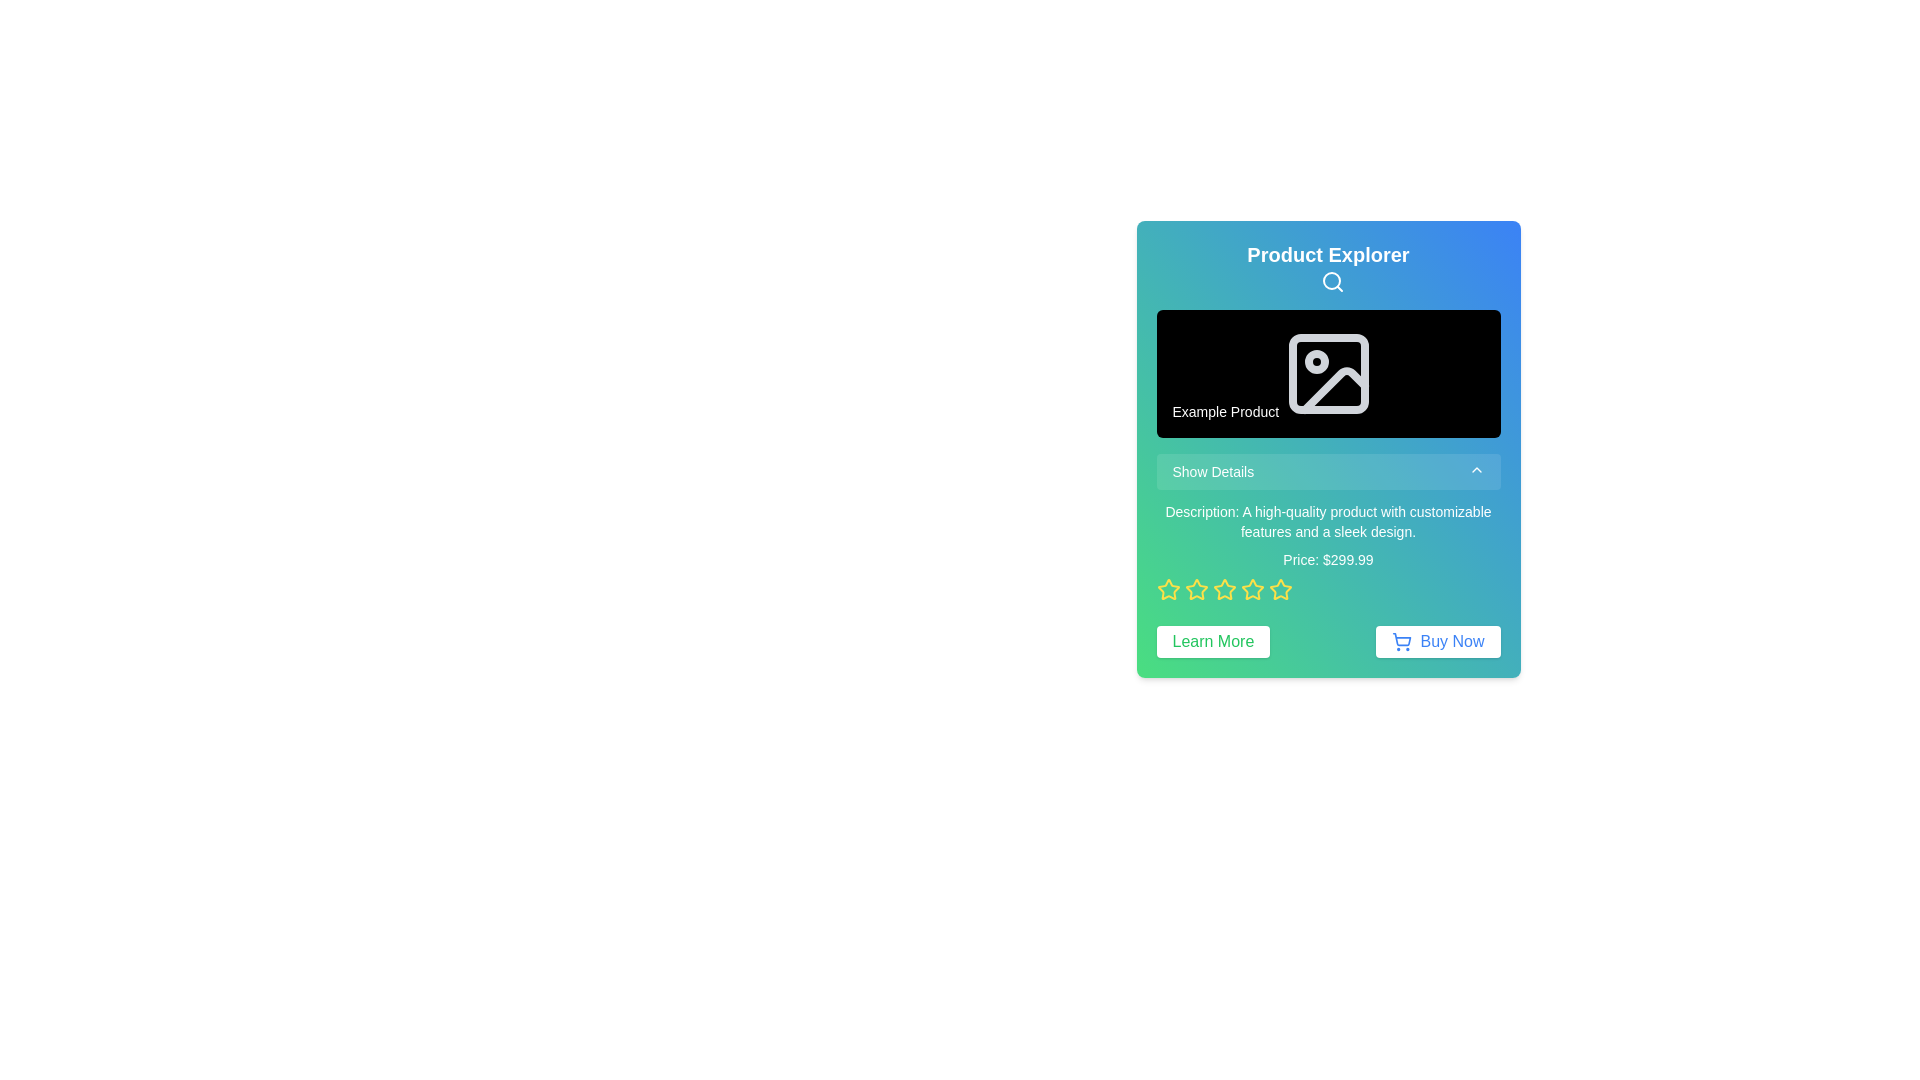  What do you see at coordinates (1328, 520) in the screenshot?
I see `text label that displays 'Description: A high-quality product with customizable features and a sleek design.' located beneath the 'Show Details' button` at bounding box center [1328, 520].